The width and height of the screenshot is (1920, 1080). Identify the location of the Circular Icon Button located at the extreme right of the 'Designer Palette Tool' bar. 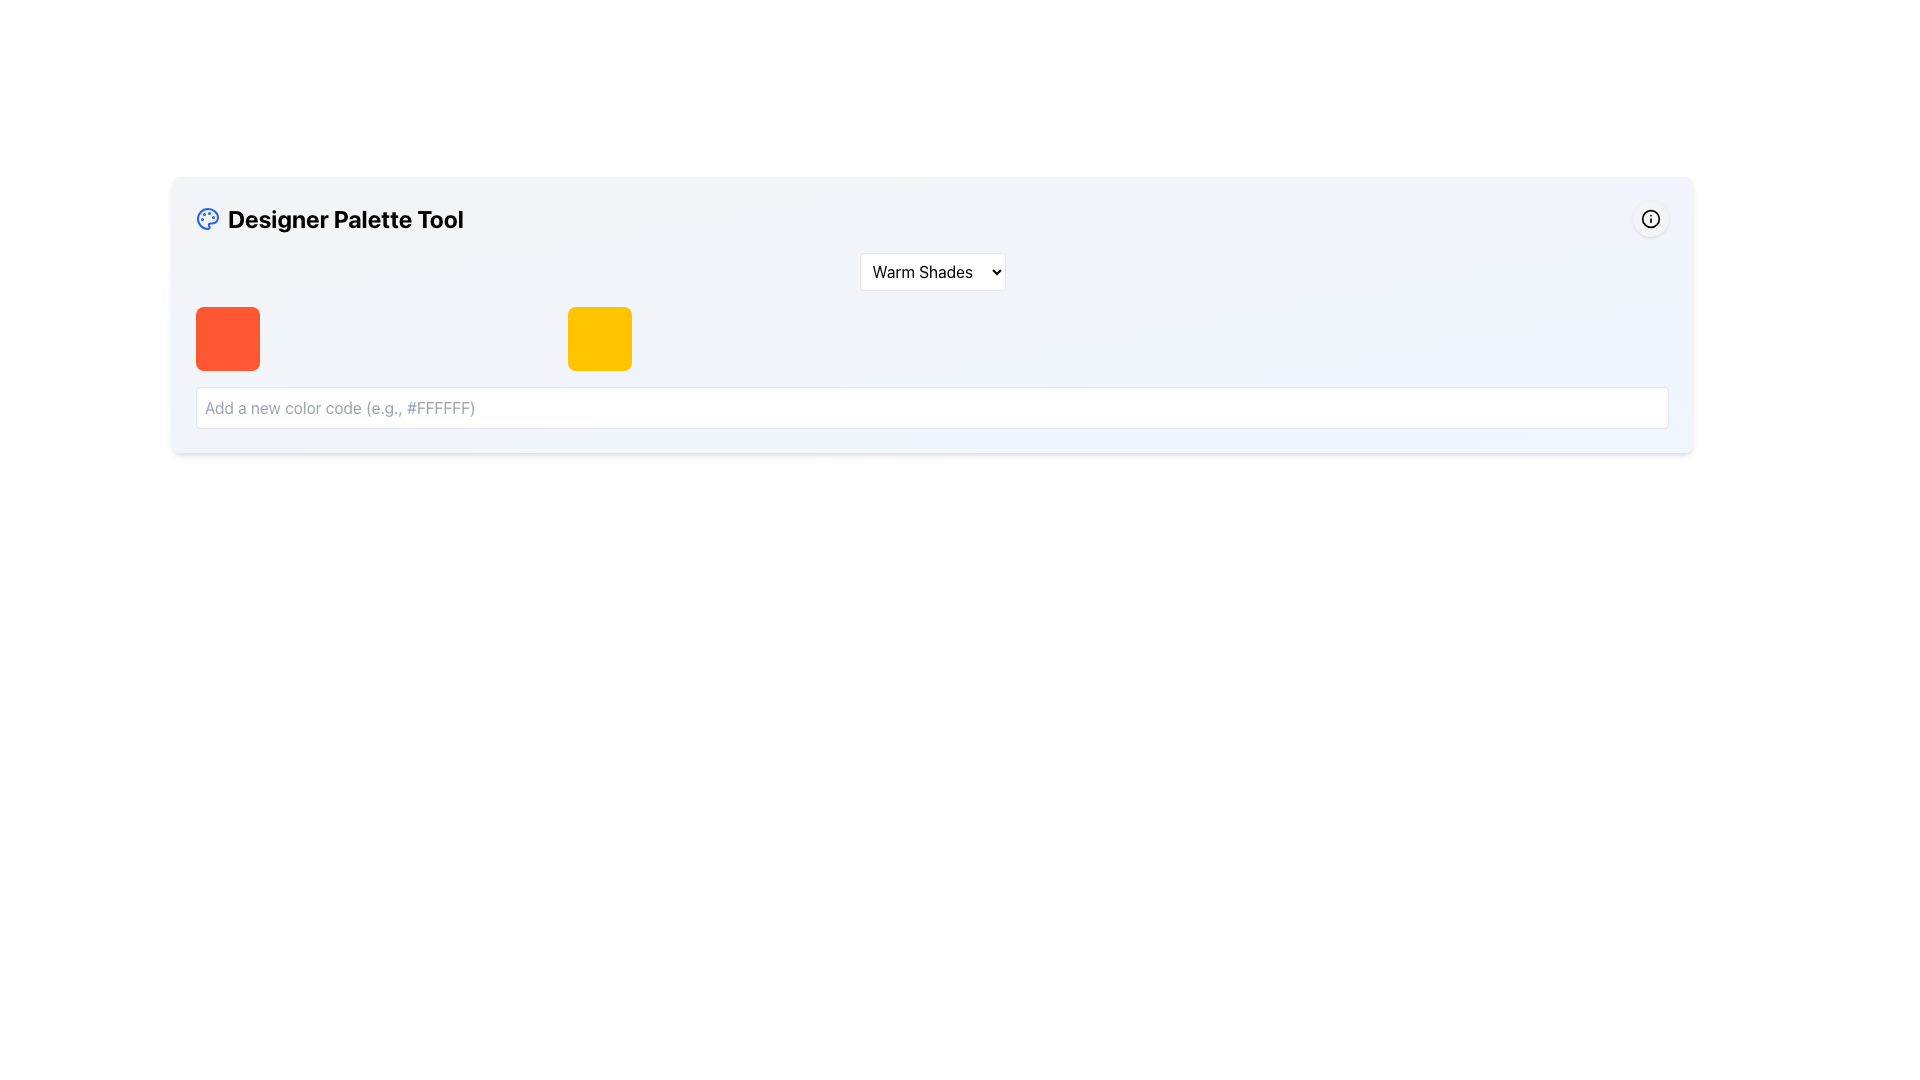
(1651, 219).